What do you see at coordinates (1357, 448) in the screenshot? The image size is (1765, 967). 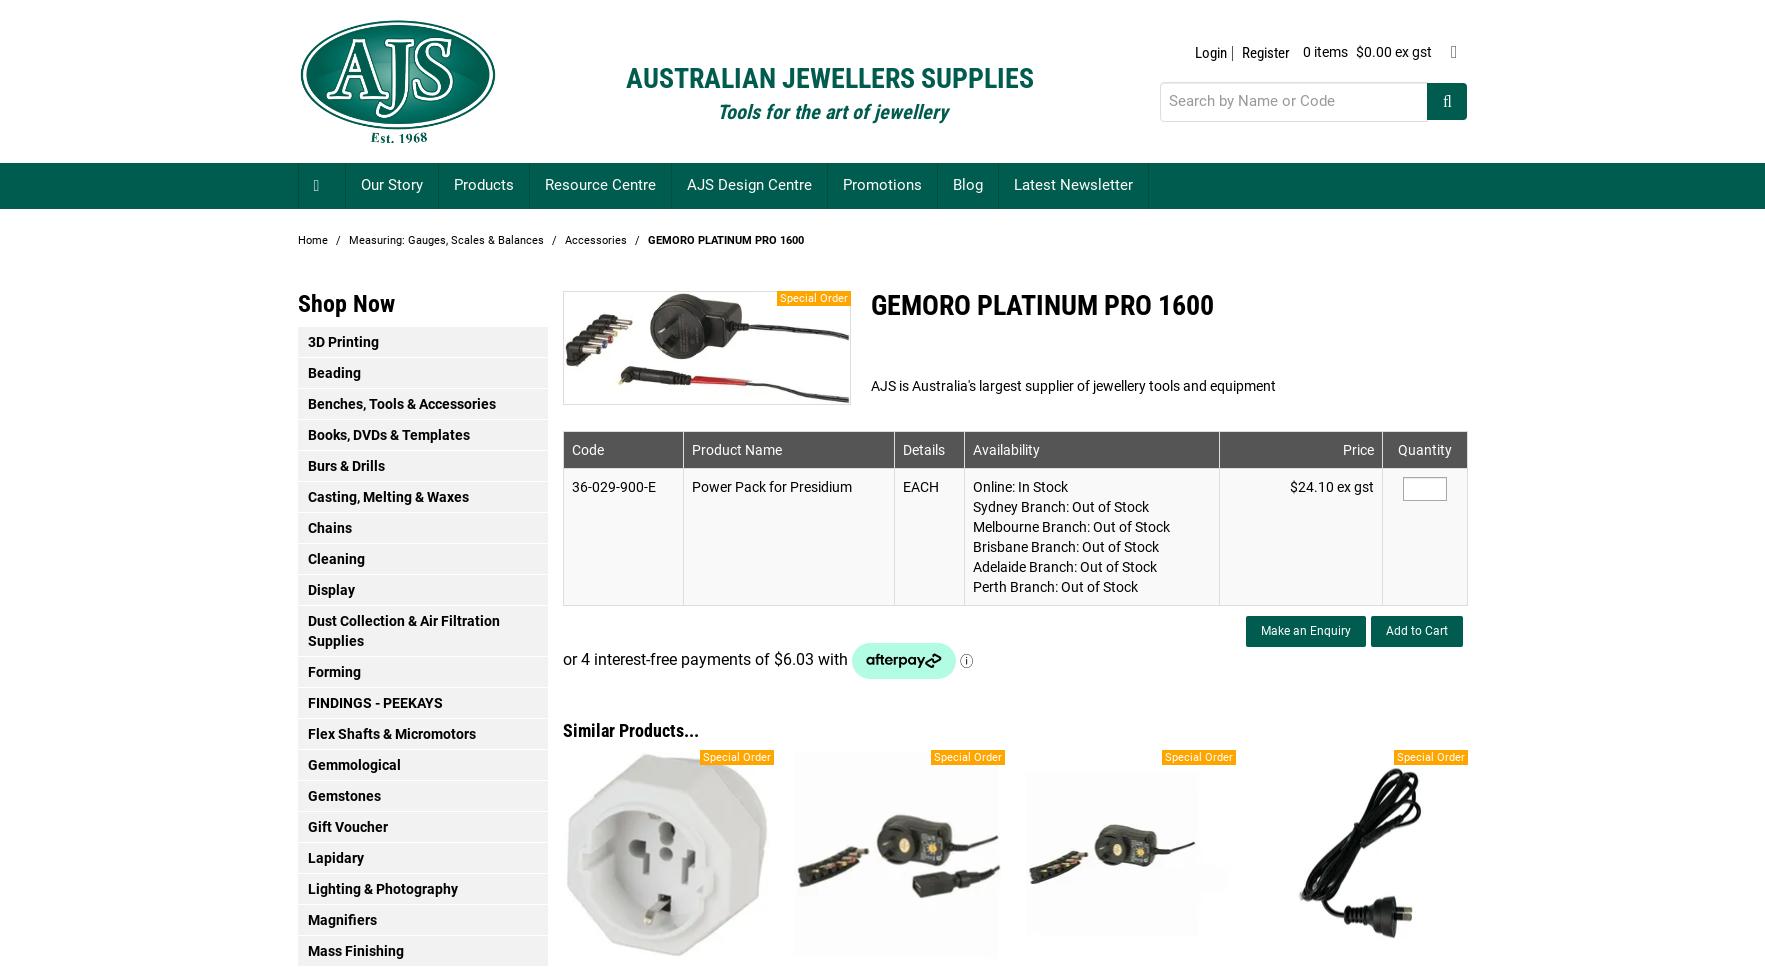 I see `'Price'` at bounding box center [1357, 448].